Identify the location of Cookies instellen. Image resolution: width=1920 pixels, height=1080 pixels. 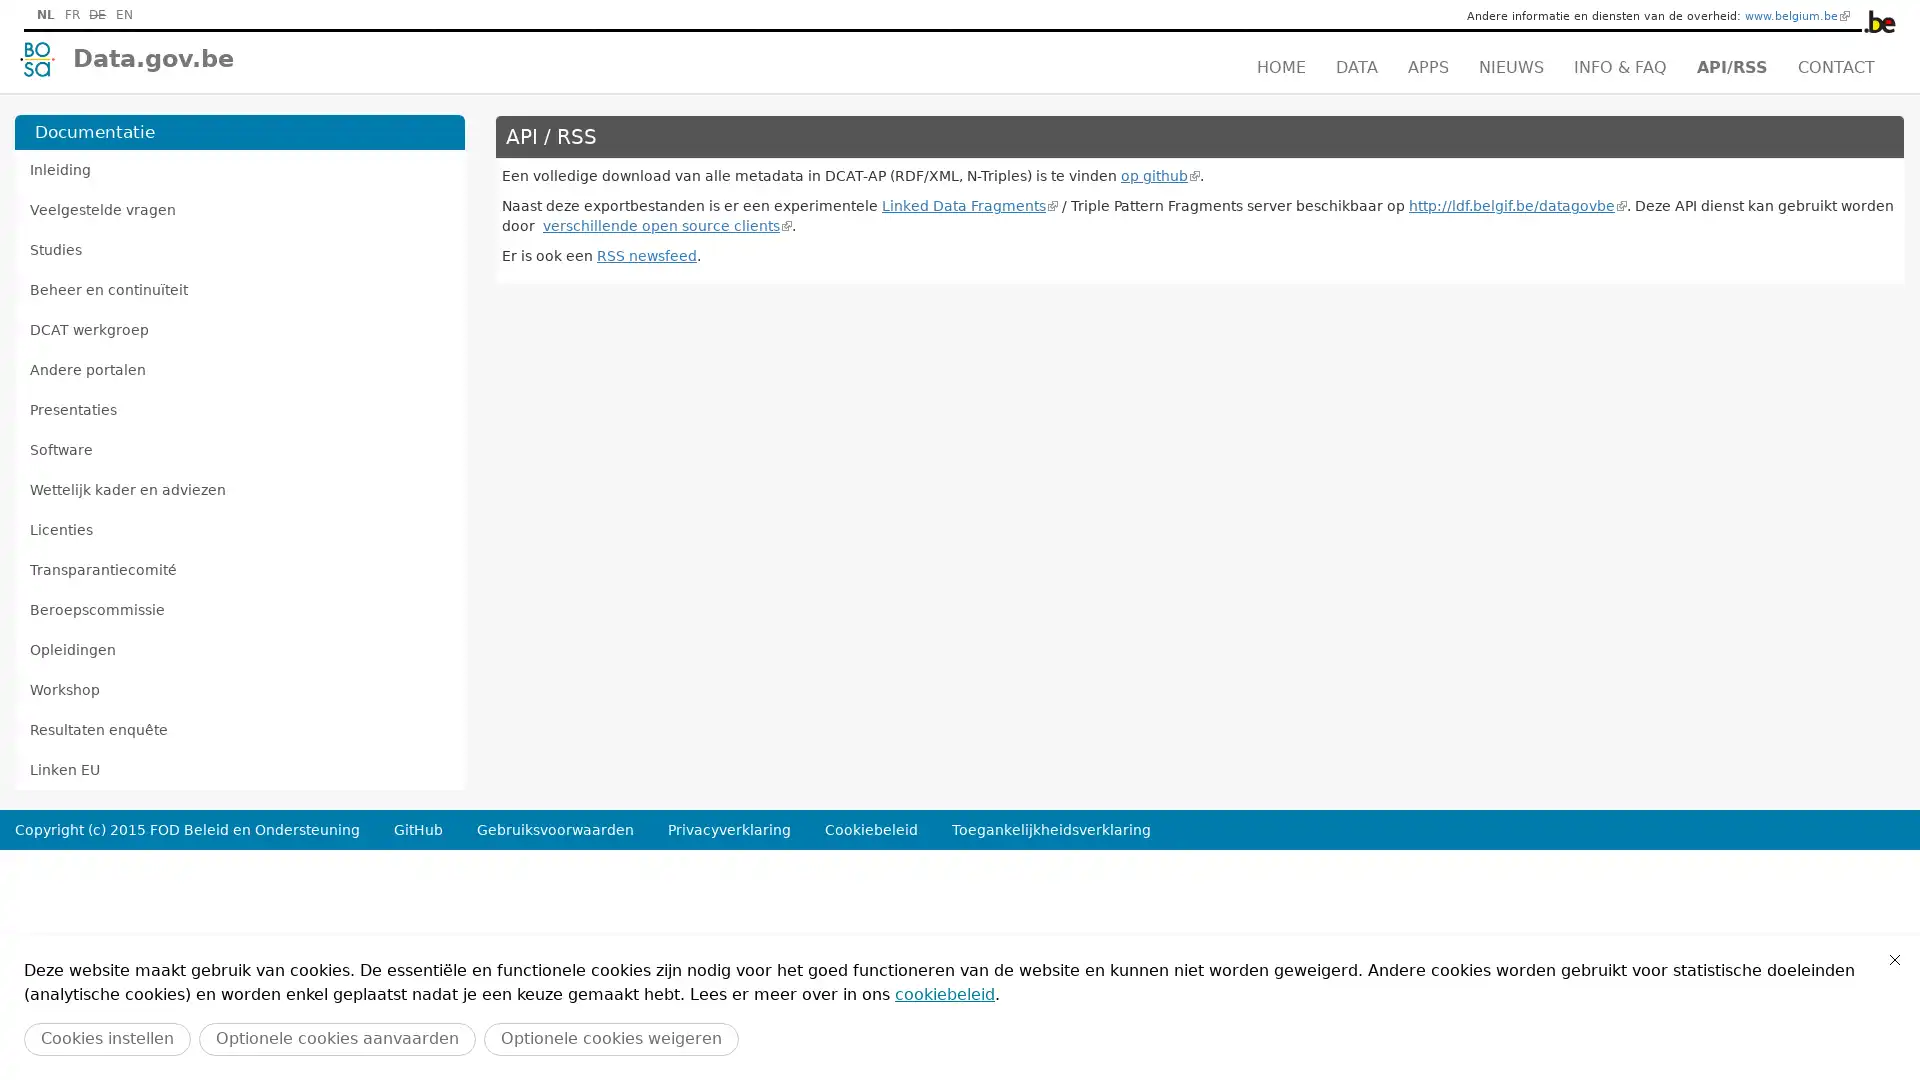
(106, 1038).